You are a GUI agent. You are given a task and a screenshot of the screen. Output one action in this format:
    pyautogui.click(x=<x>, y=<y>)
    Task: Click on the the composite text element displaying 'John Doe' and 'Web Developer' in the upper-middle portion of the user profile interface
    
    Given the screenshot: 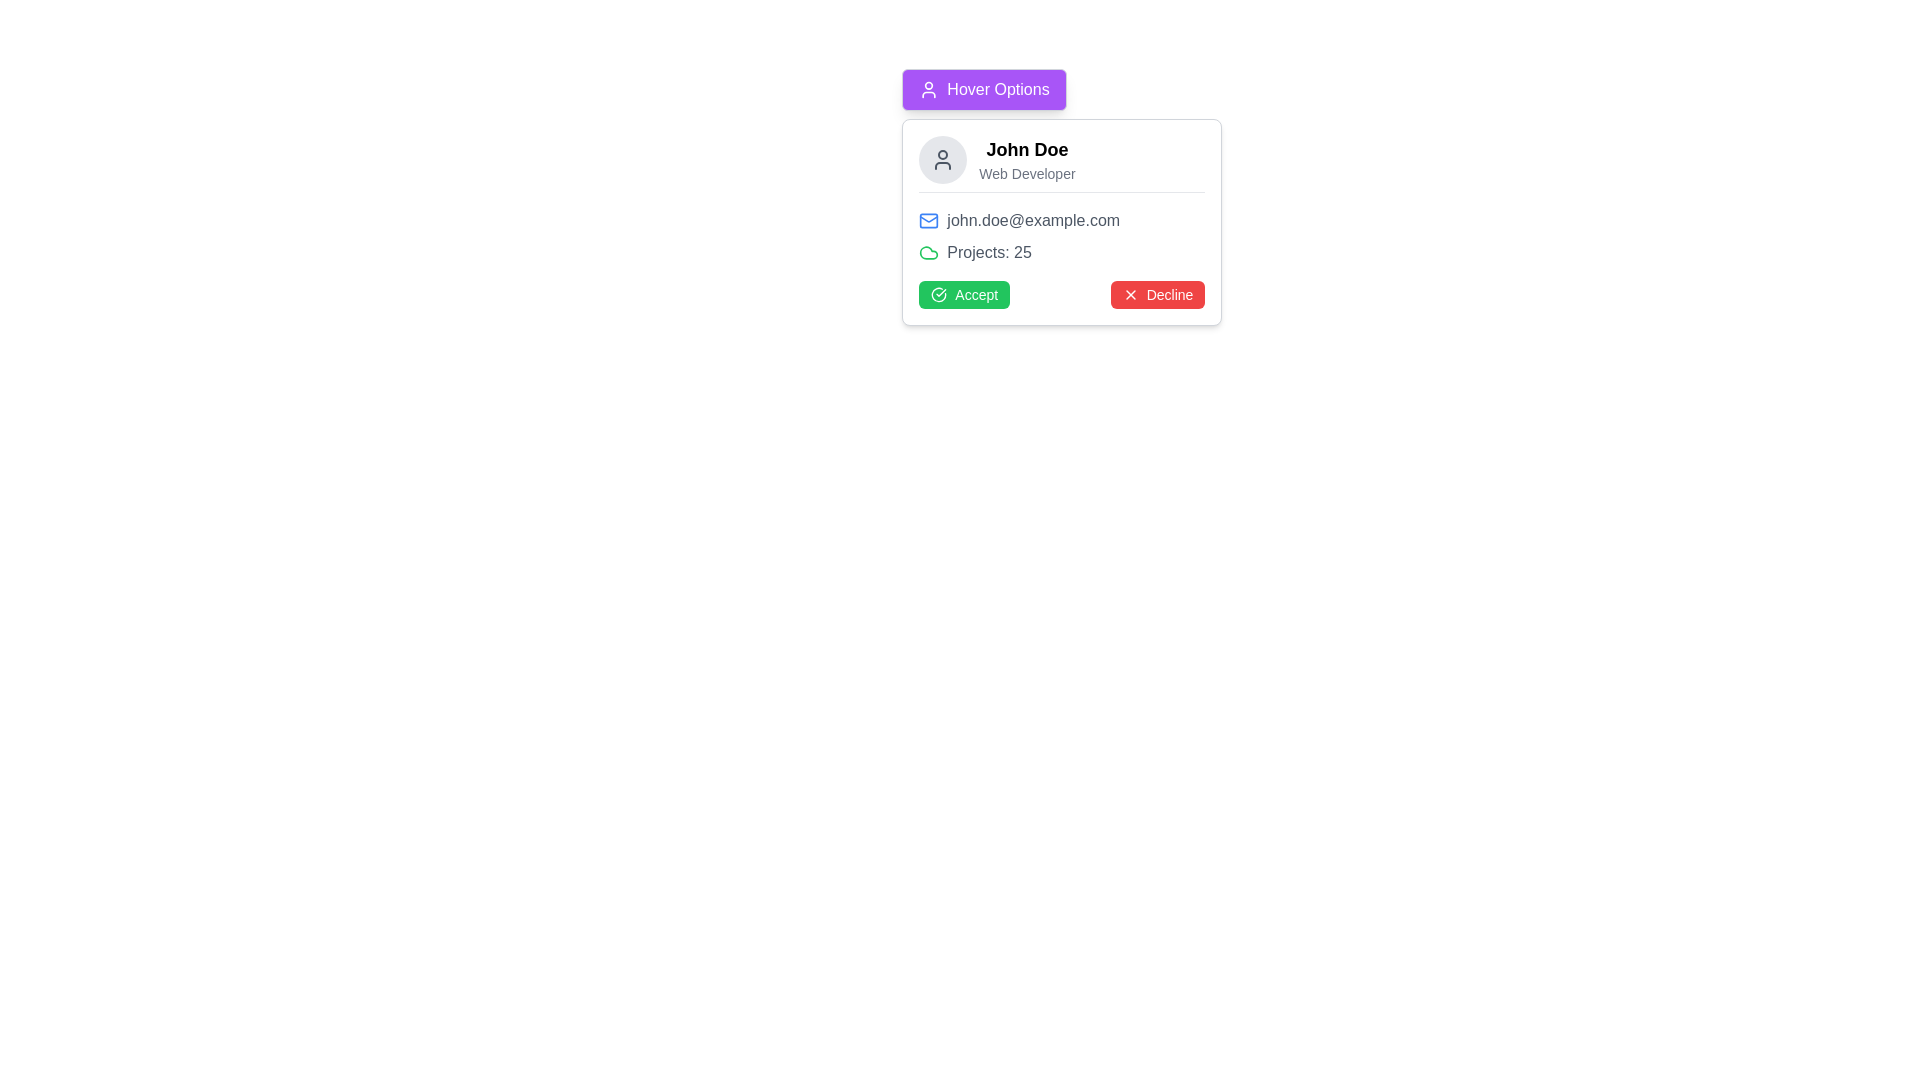 What is the action you would take?
    pyautogui.click(x=1027, y=158)
    